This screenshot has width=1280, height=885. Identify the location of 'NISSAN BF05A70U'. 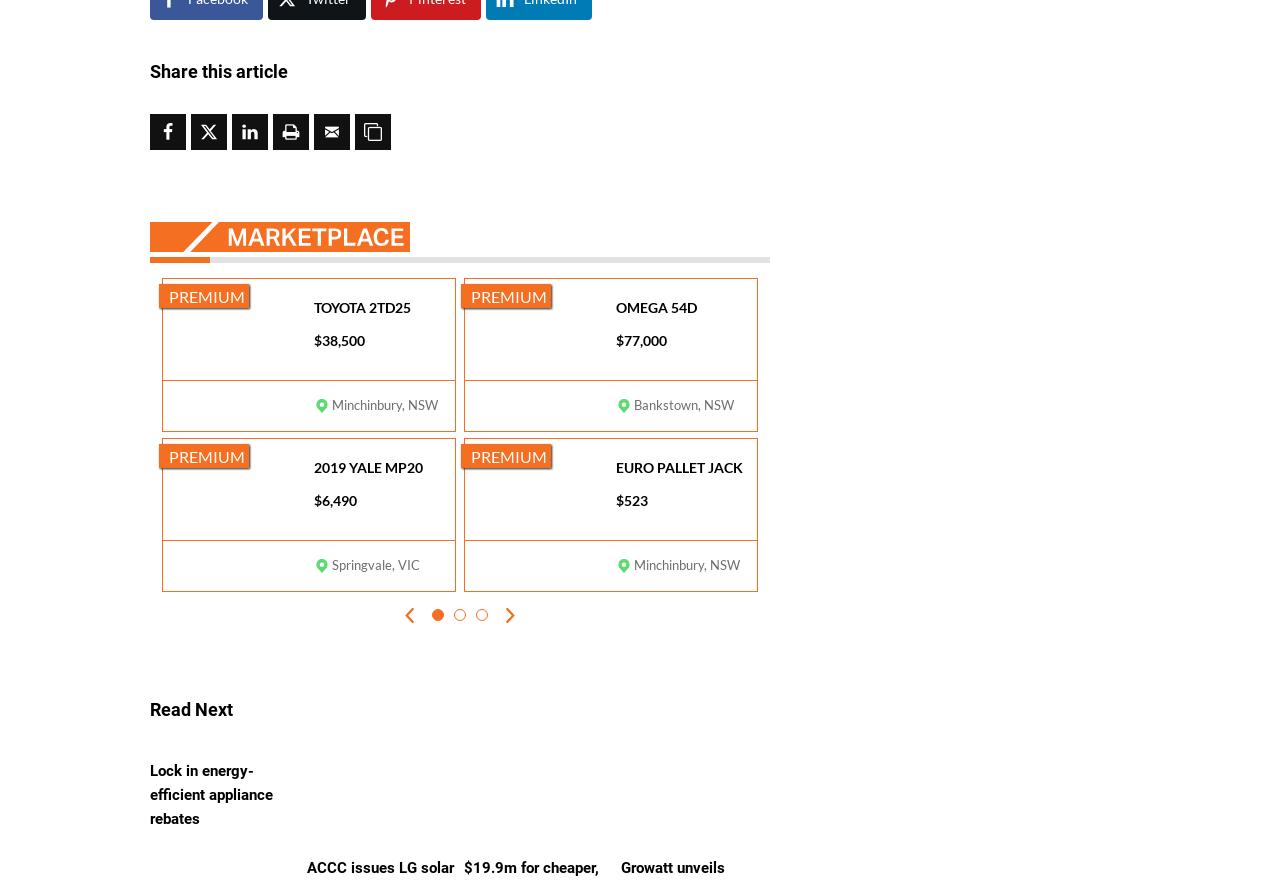
(375, 786).